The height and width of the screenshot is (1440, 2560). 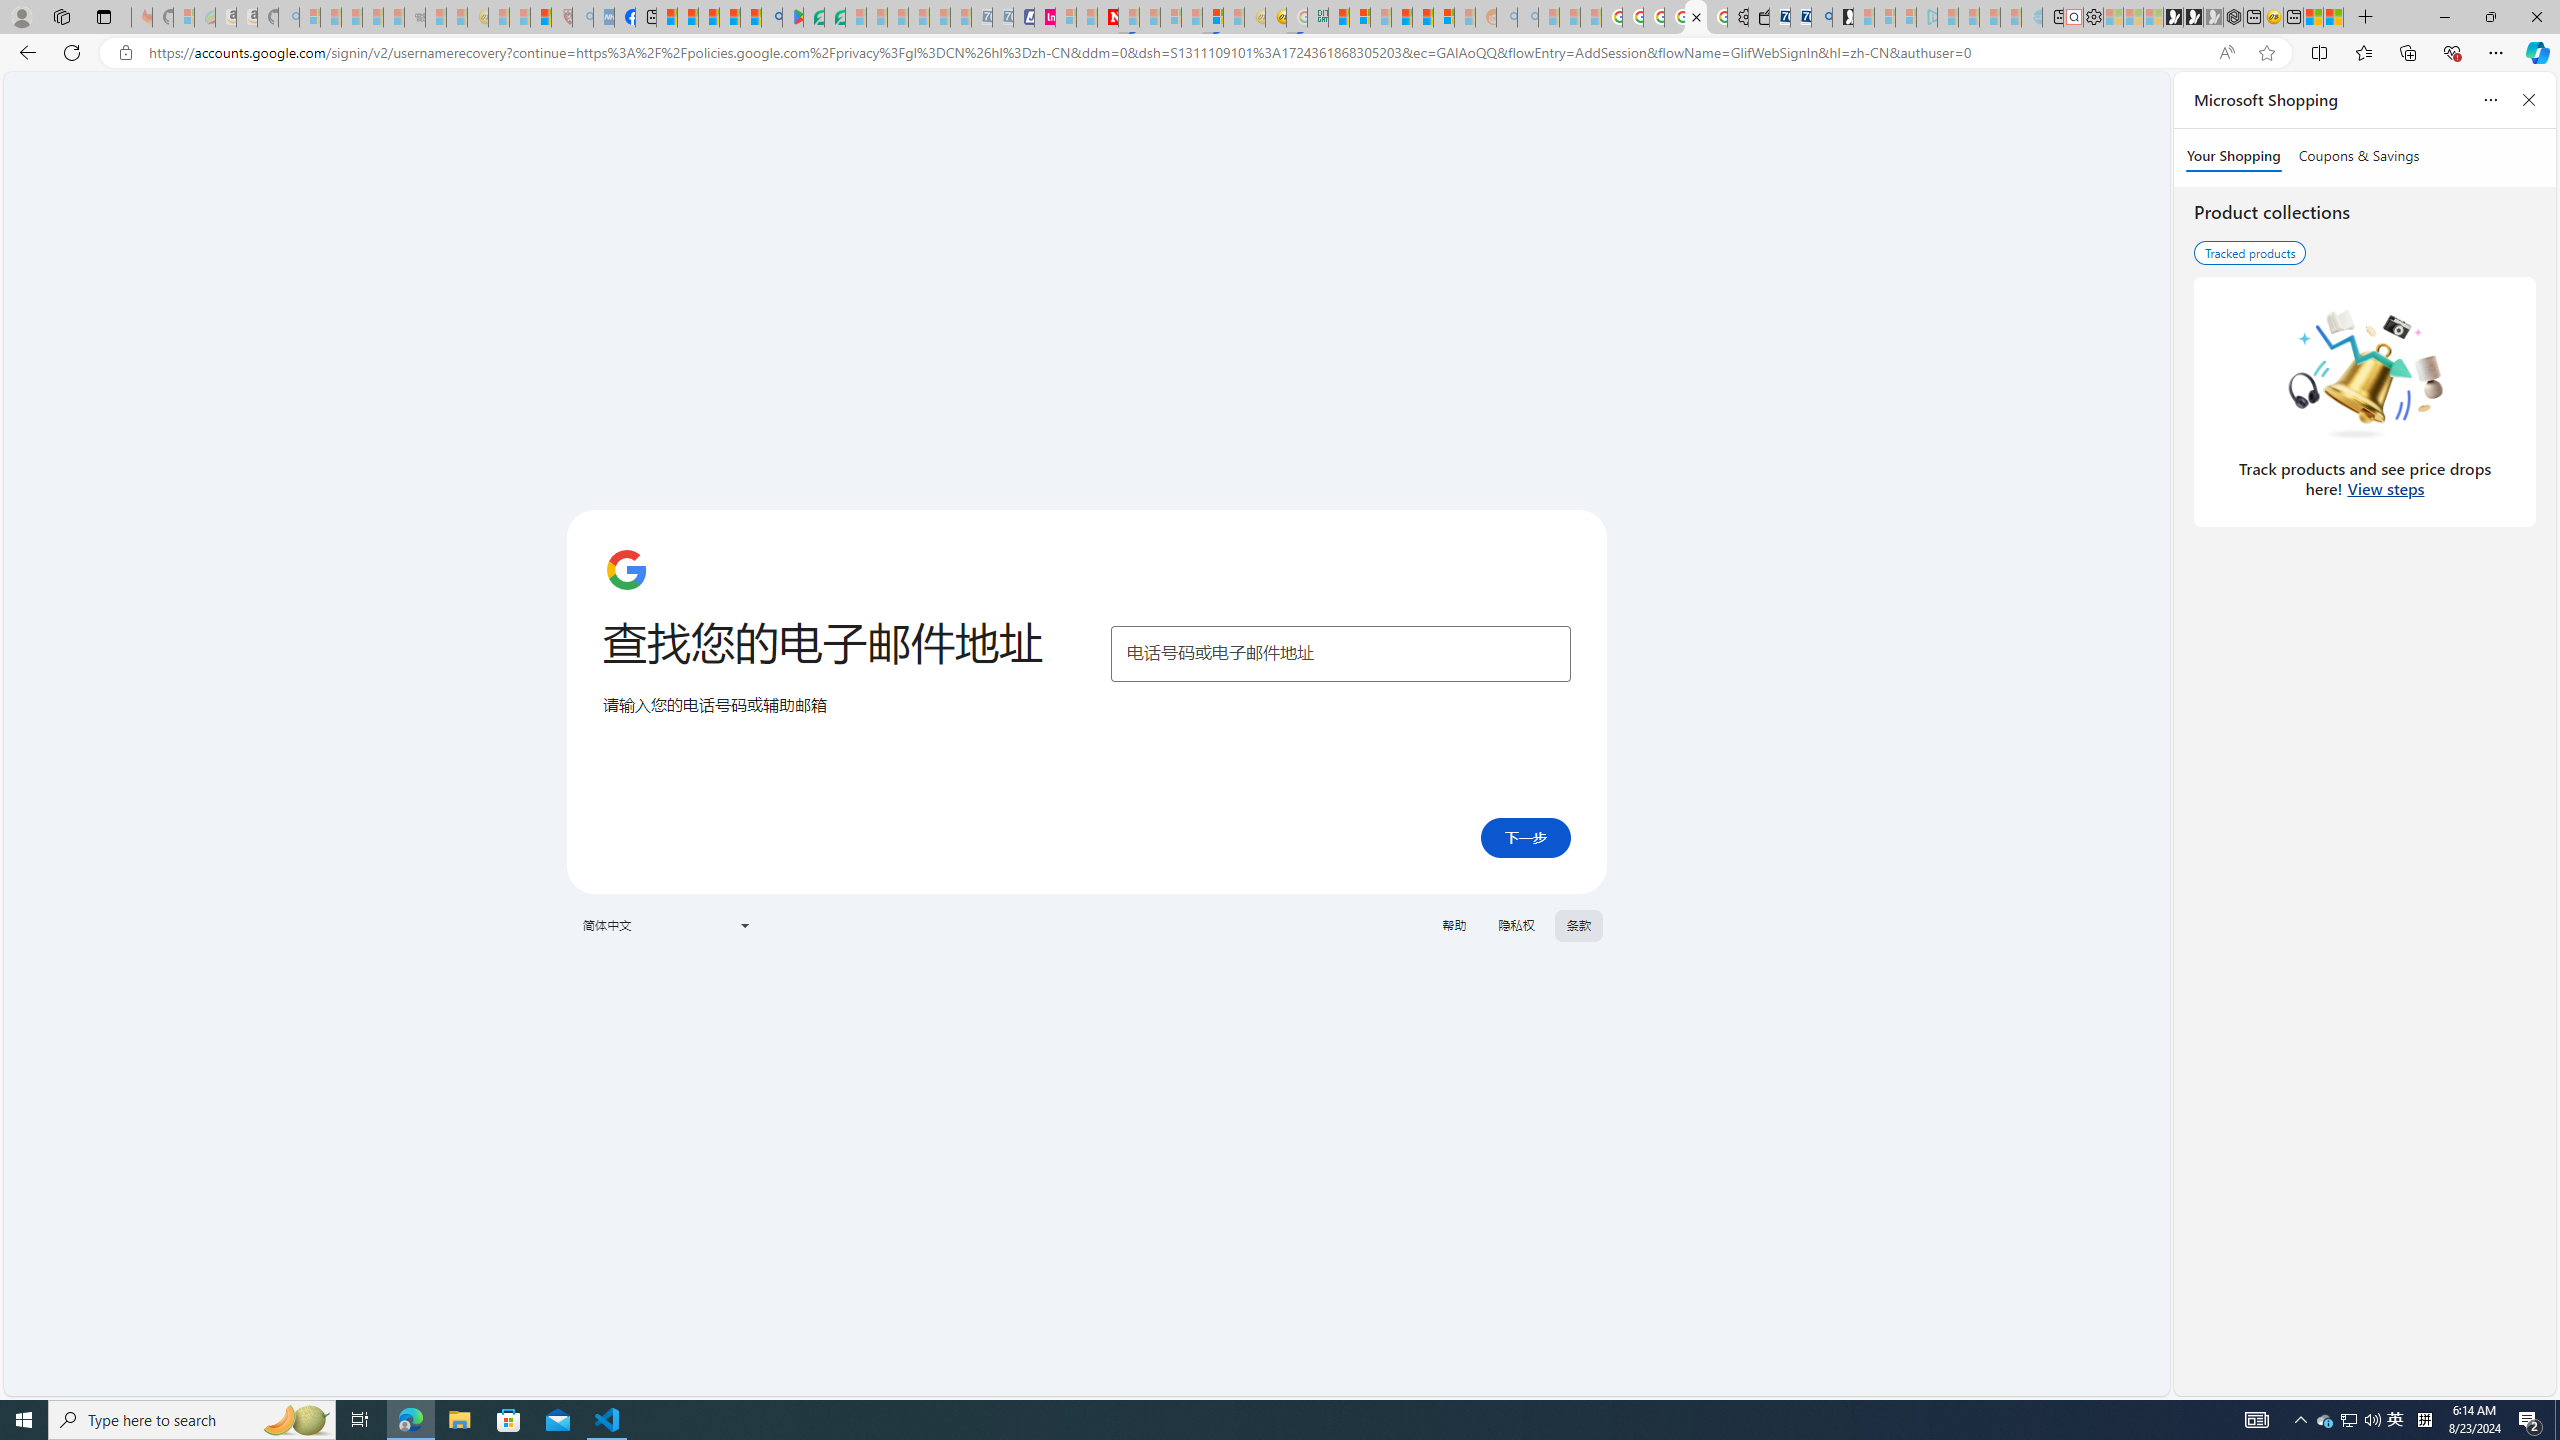 What do you see at coordinates (2030, 16) in the screenshot?
I see `'Home | Sky Blue Bikes - Sky Blue Bikes - Sleeping'` at bounding box center [2030, 16].